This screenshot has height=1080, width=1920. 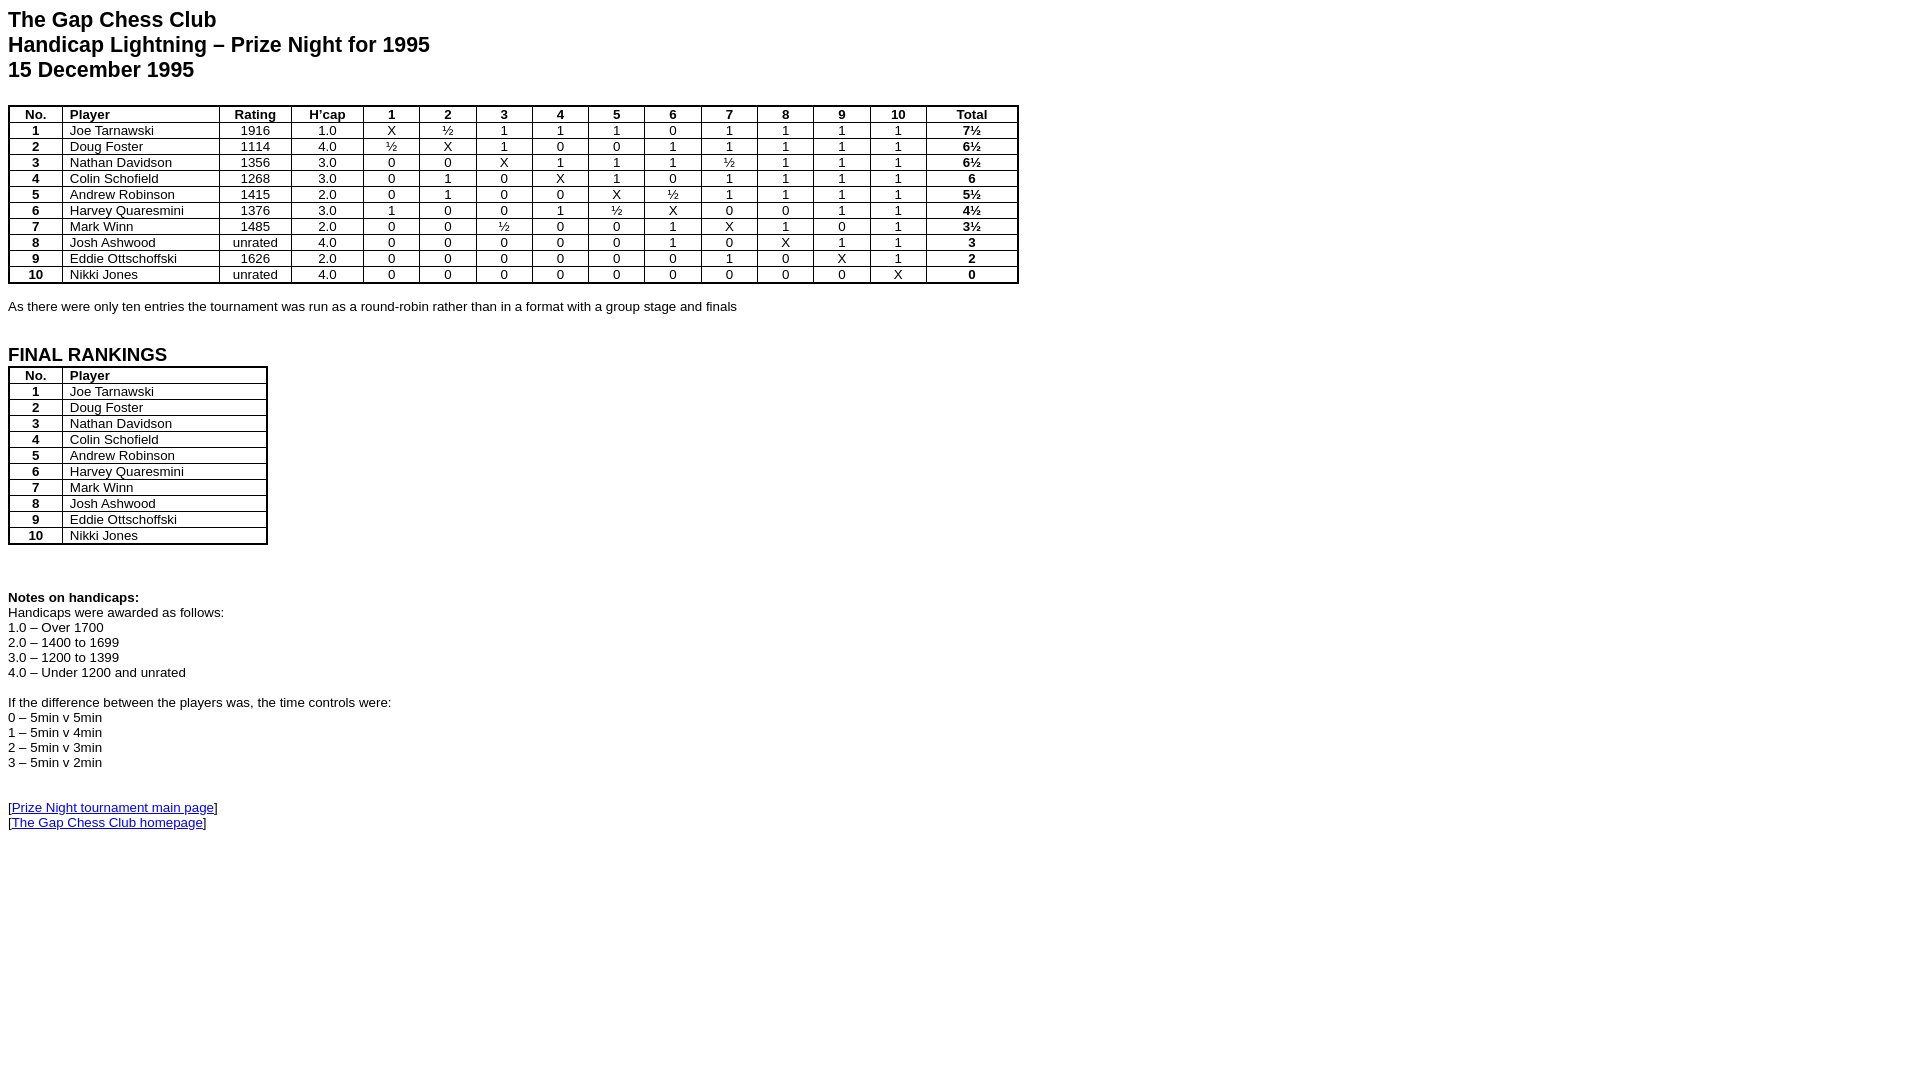 What do you see at coordinates (112, 806) in the screenshot?
I see `'Prize Night tournament main page'` at bounding box center [112, 806].